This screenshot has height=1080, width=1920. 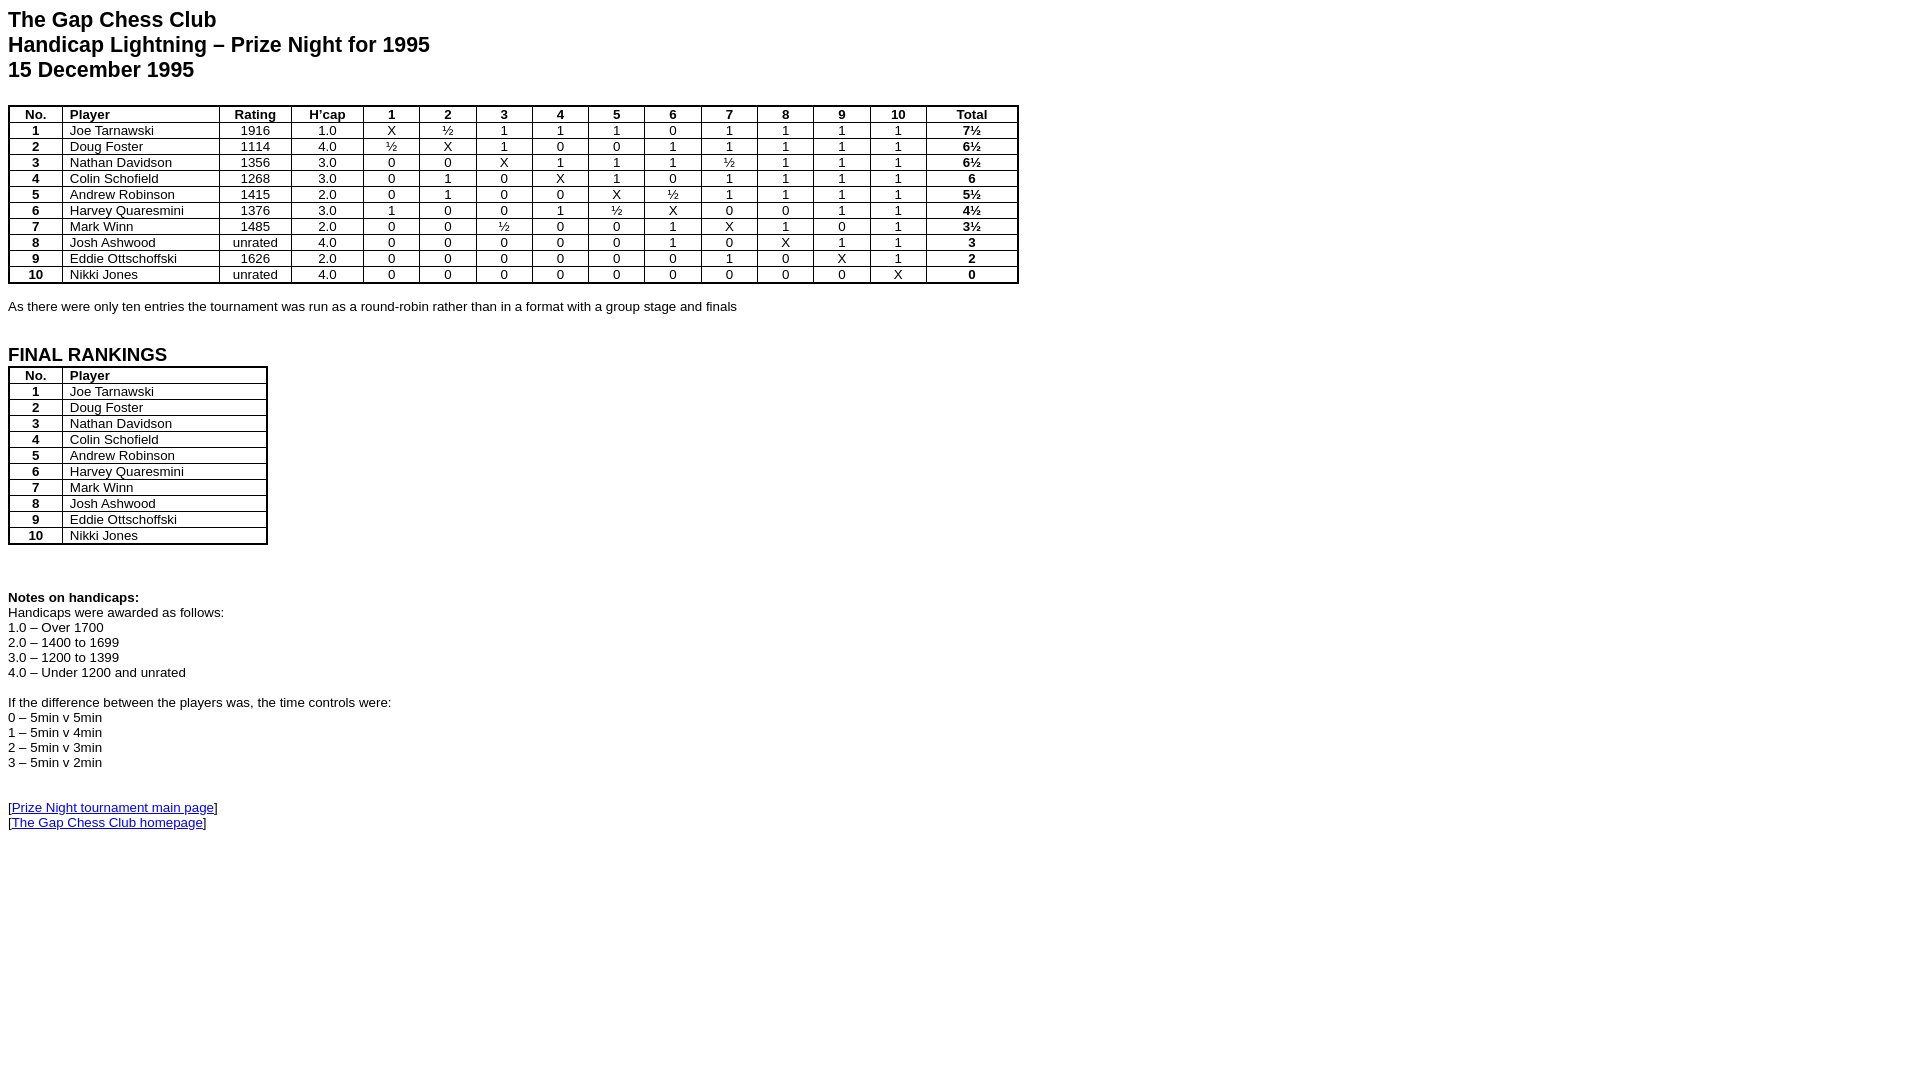 What do you see at coordinates (112, 806) in the screenshot?
I see `'Prize Night tournament main page'` at bounding box center [112, 806].